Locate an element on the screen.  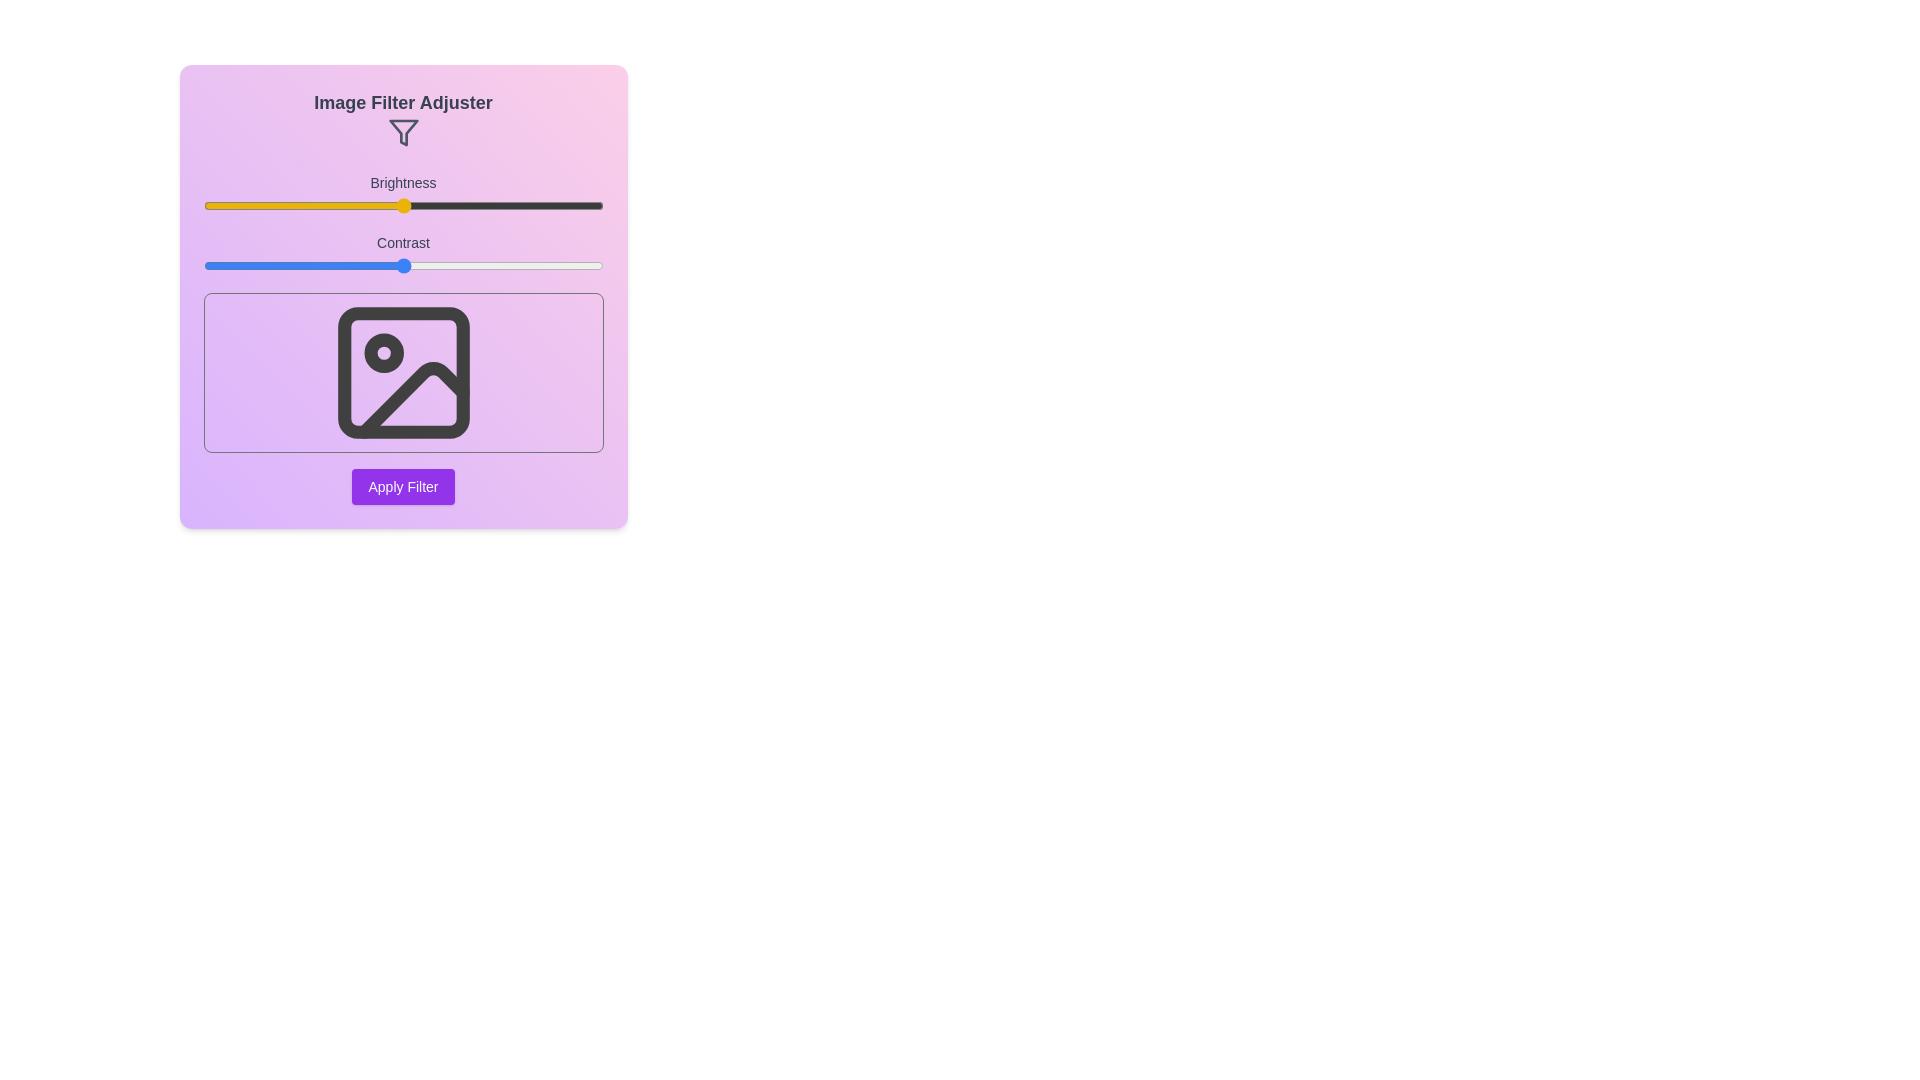
the brightness slider to 46% is located at coordinates (387, 205).